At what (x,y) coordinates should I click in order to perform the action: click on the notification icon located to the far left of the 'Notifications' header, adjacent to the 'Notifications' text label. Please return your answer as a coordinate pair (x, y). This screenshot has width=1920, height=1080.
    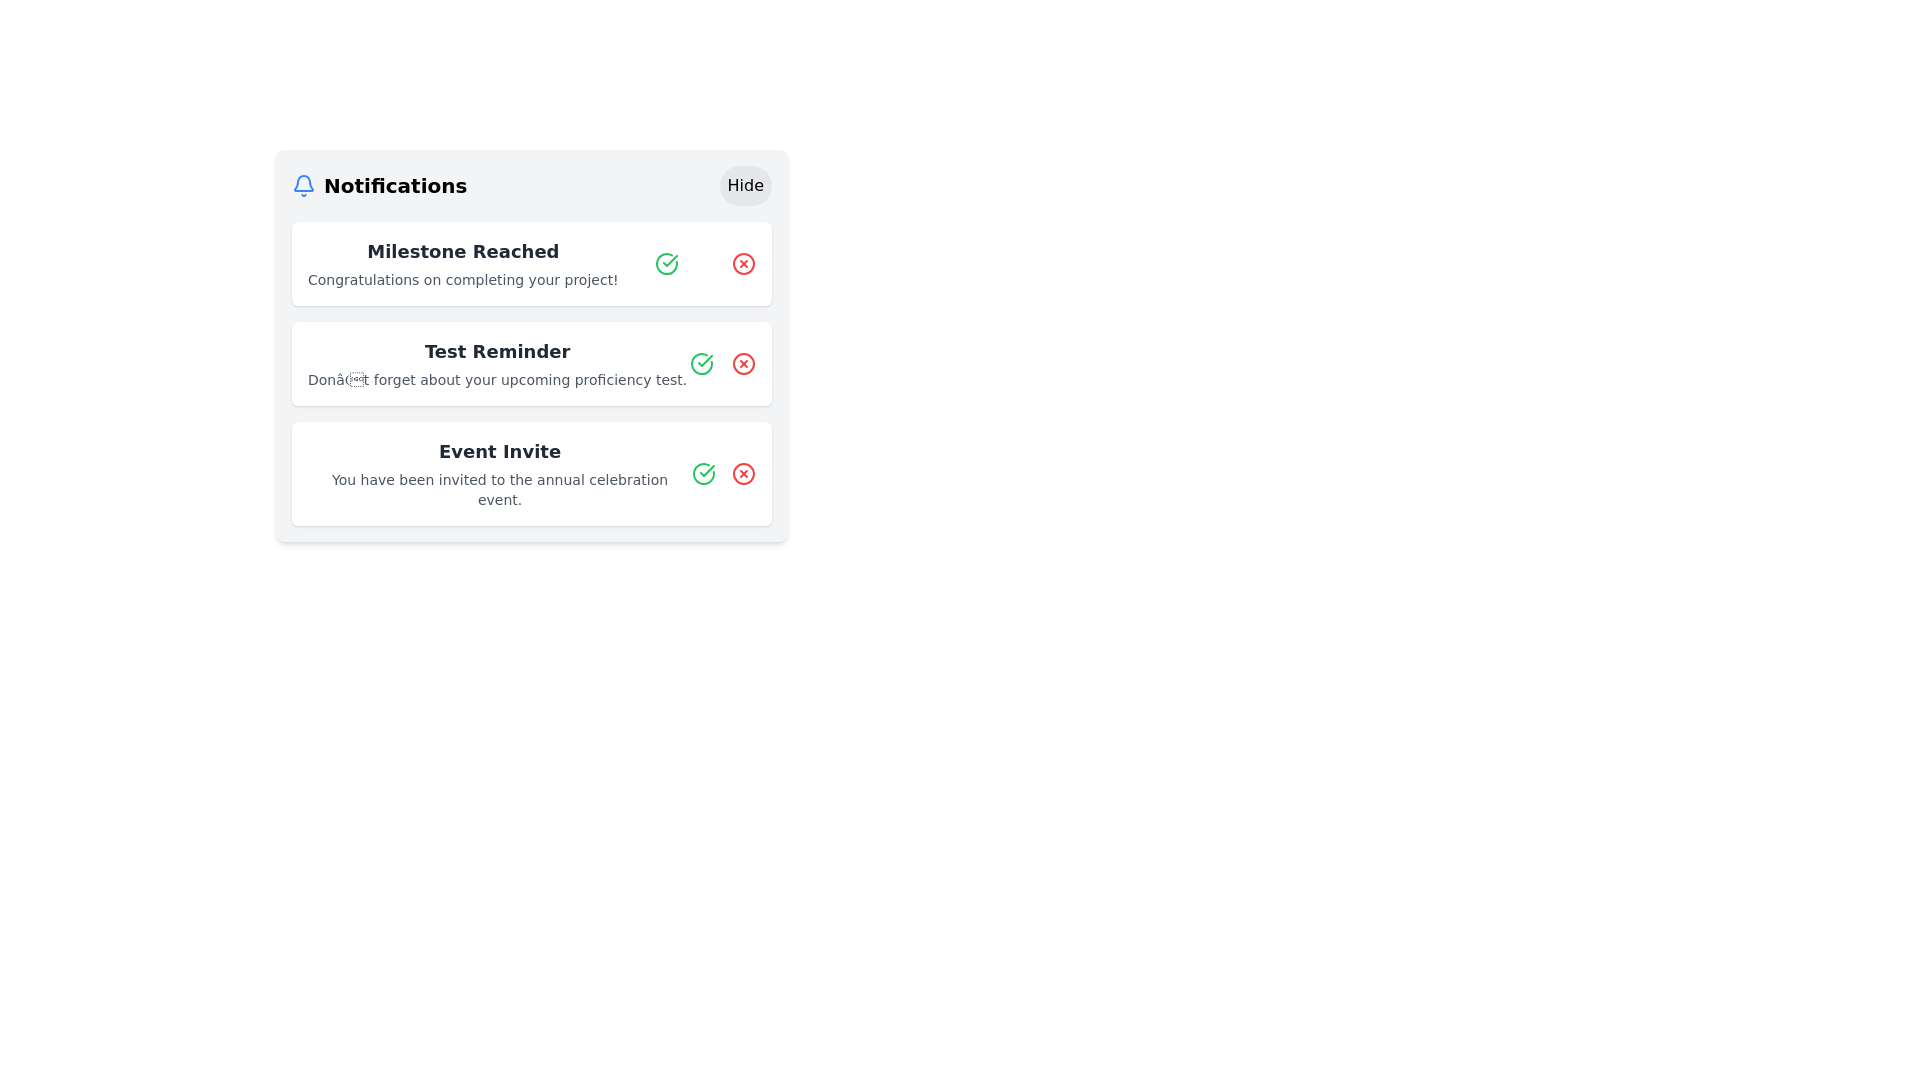
    Looking at the image, I should click on (302, 185).